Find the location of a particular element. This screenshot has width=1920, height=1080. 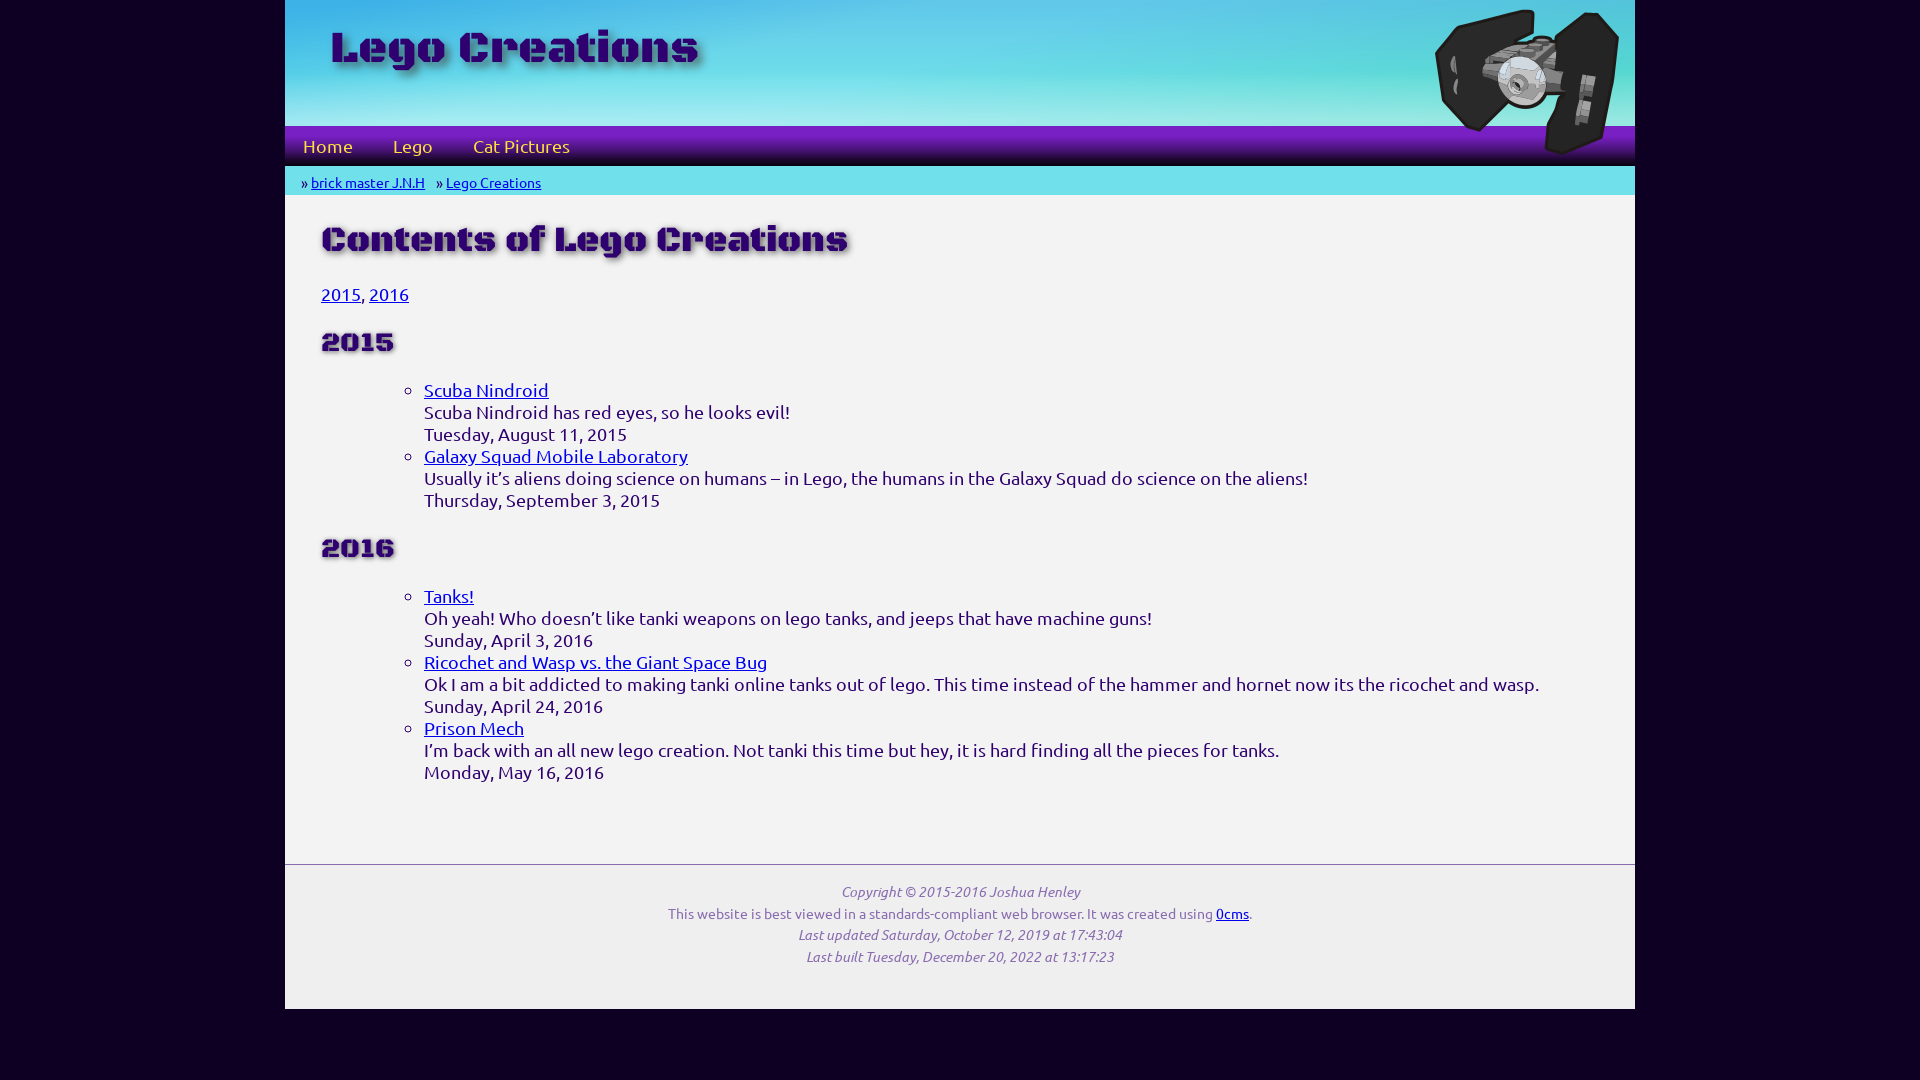

'Lego Creations' is located at coordinates (493, 181).